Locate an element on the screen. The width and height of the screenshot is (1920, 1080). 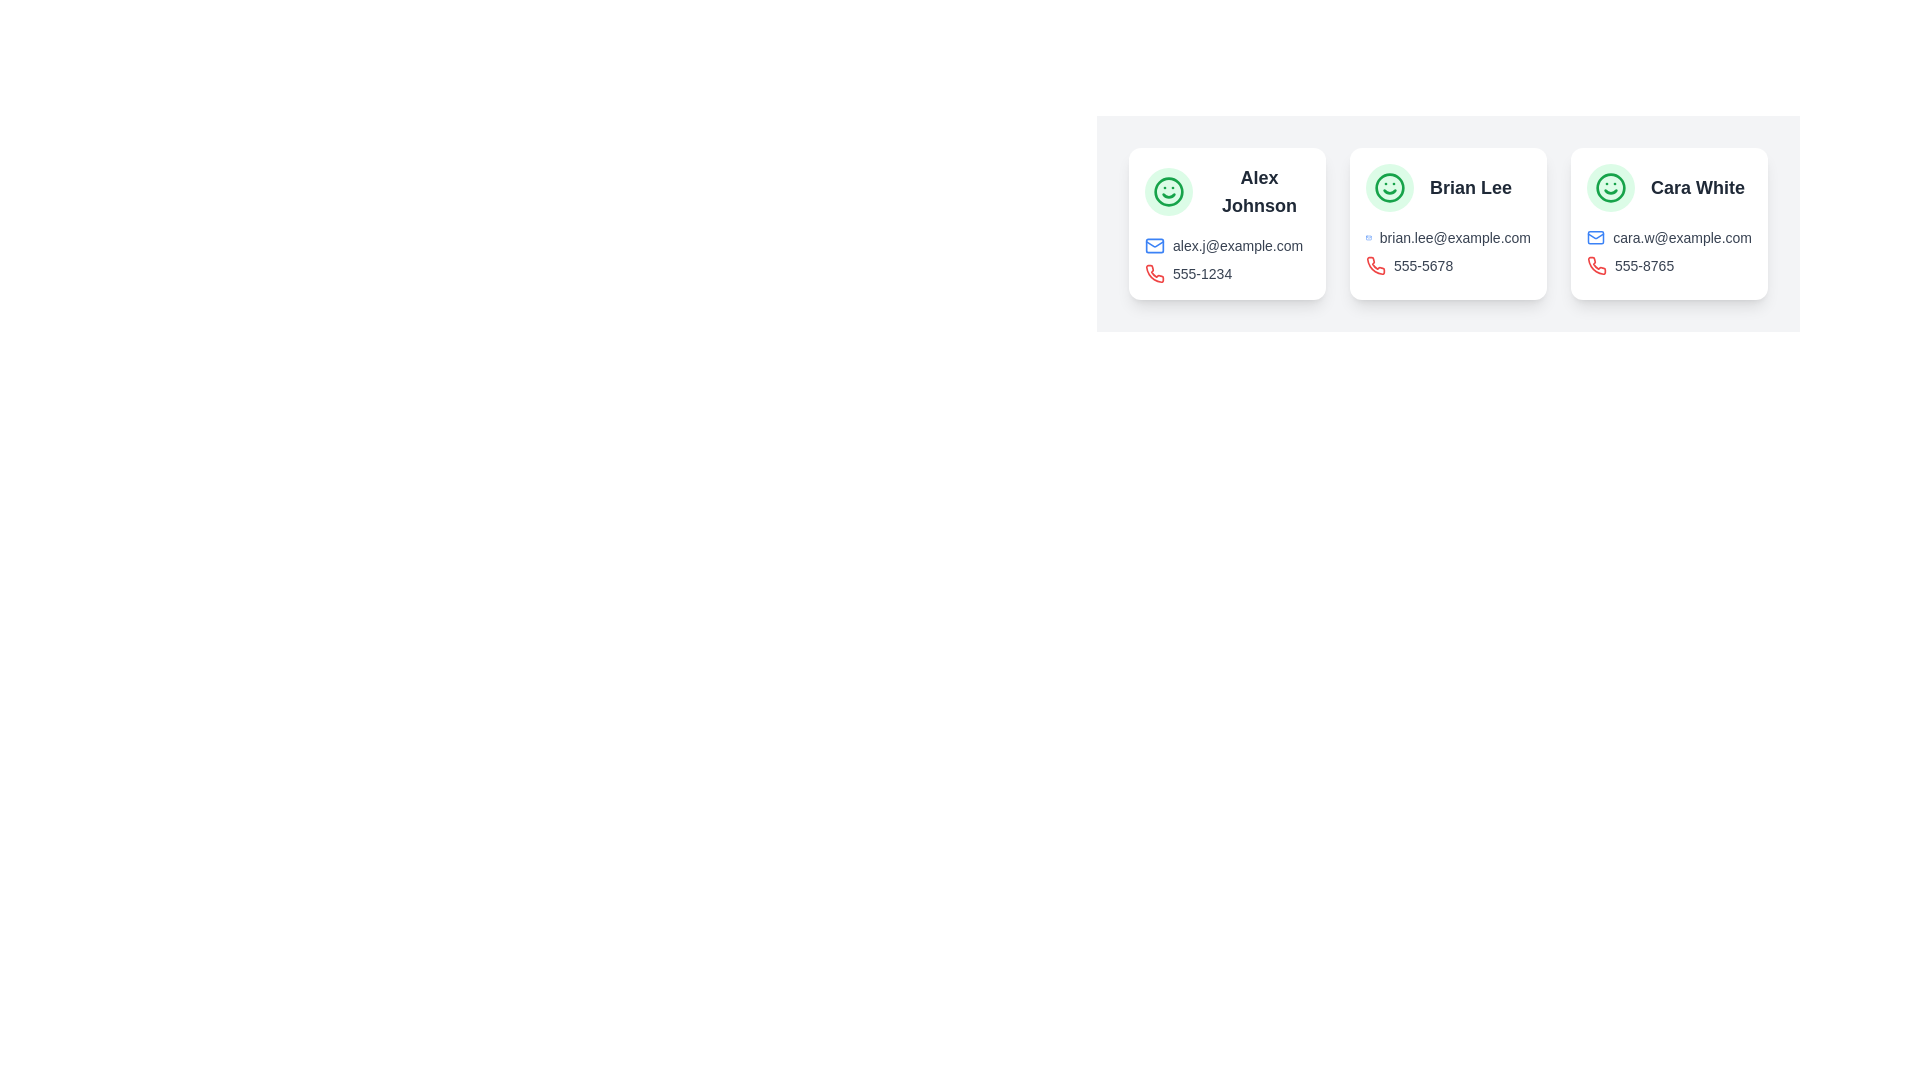
the email icon in the Contact Information Display for Cara White, located at the bottom of her card, below her name and avatar is located at coordinates (1669, 250).